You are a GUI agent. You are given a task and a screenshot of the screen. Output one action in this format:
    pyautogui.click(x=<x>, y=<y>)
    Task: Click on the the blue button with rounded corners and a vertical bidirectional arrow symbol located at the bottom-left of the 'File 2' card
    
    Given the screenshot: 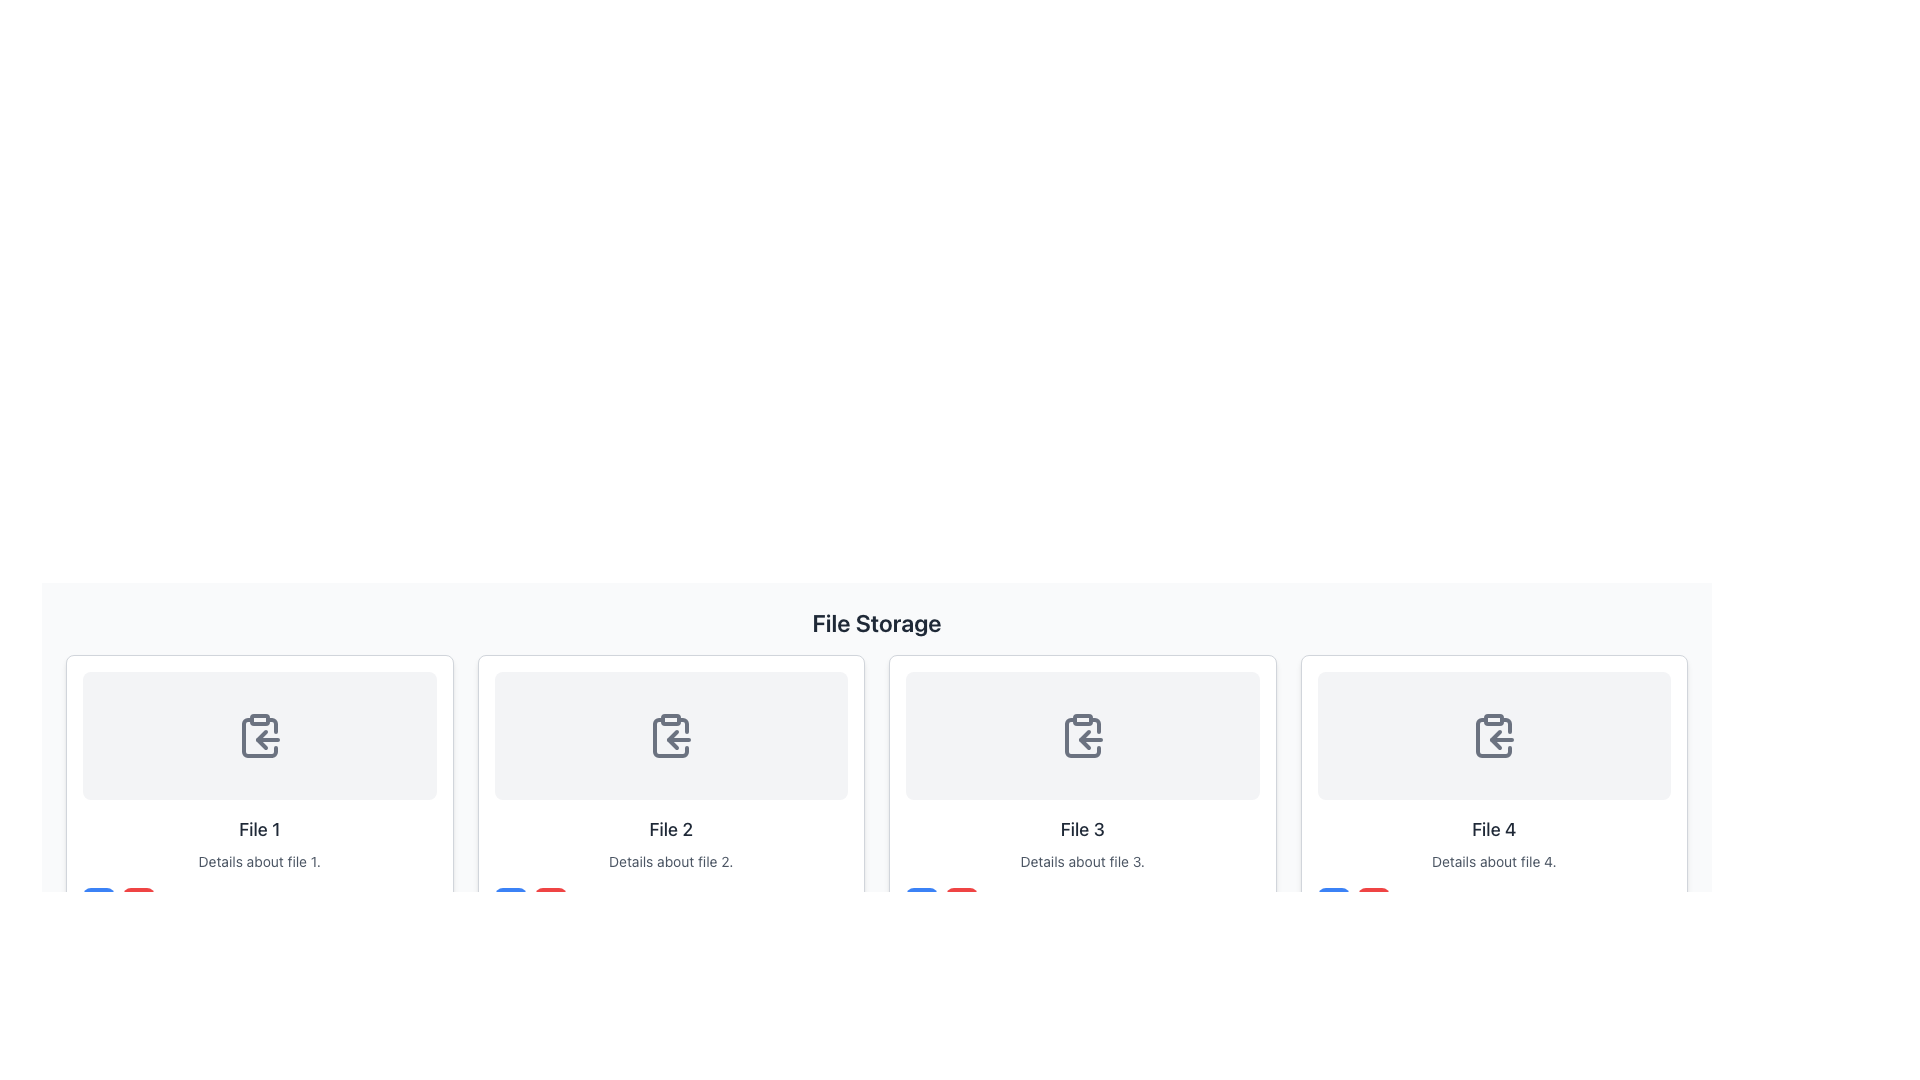 What is the action you would take?
    pyautogui.click(x=510, y=903)
    